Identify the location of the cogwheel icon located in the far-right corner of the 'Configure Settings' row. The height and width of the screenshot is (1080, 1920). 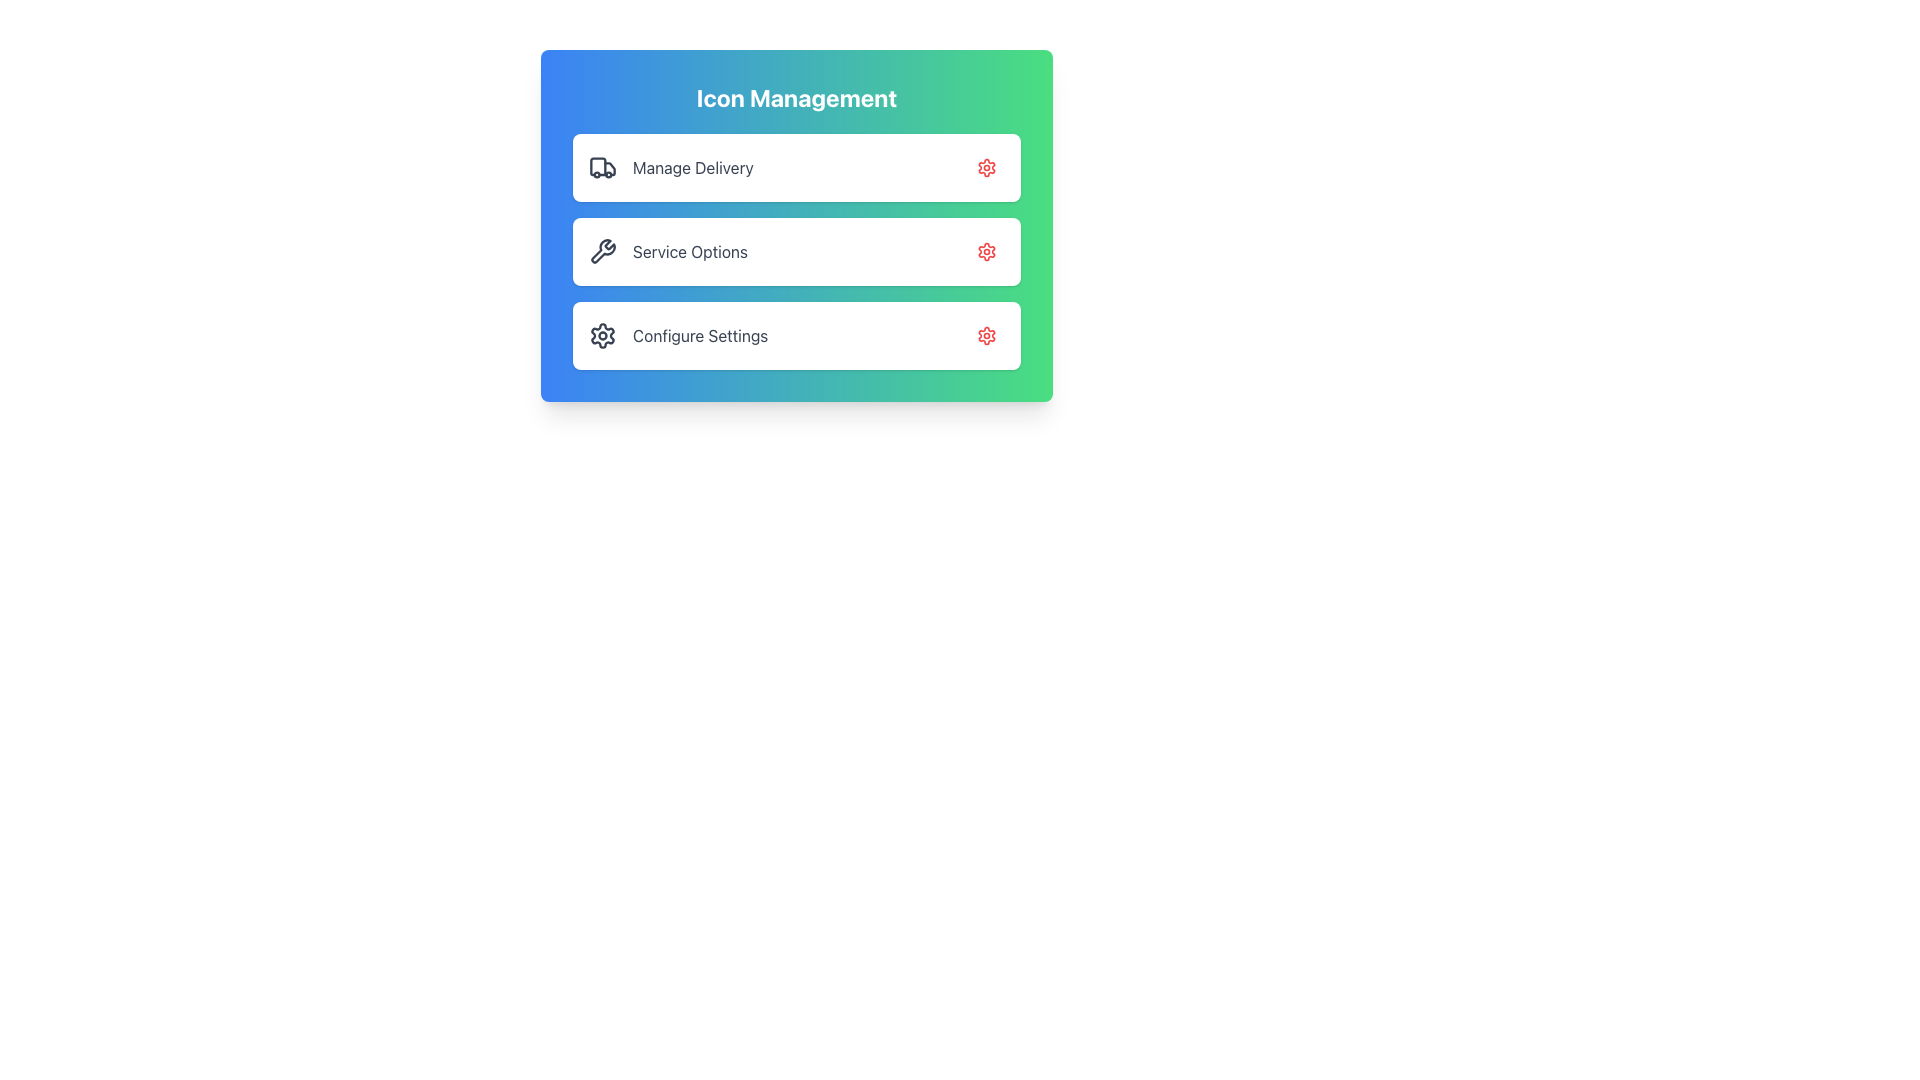
(987, 334).